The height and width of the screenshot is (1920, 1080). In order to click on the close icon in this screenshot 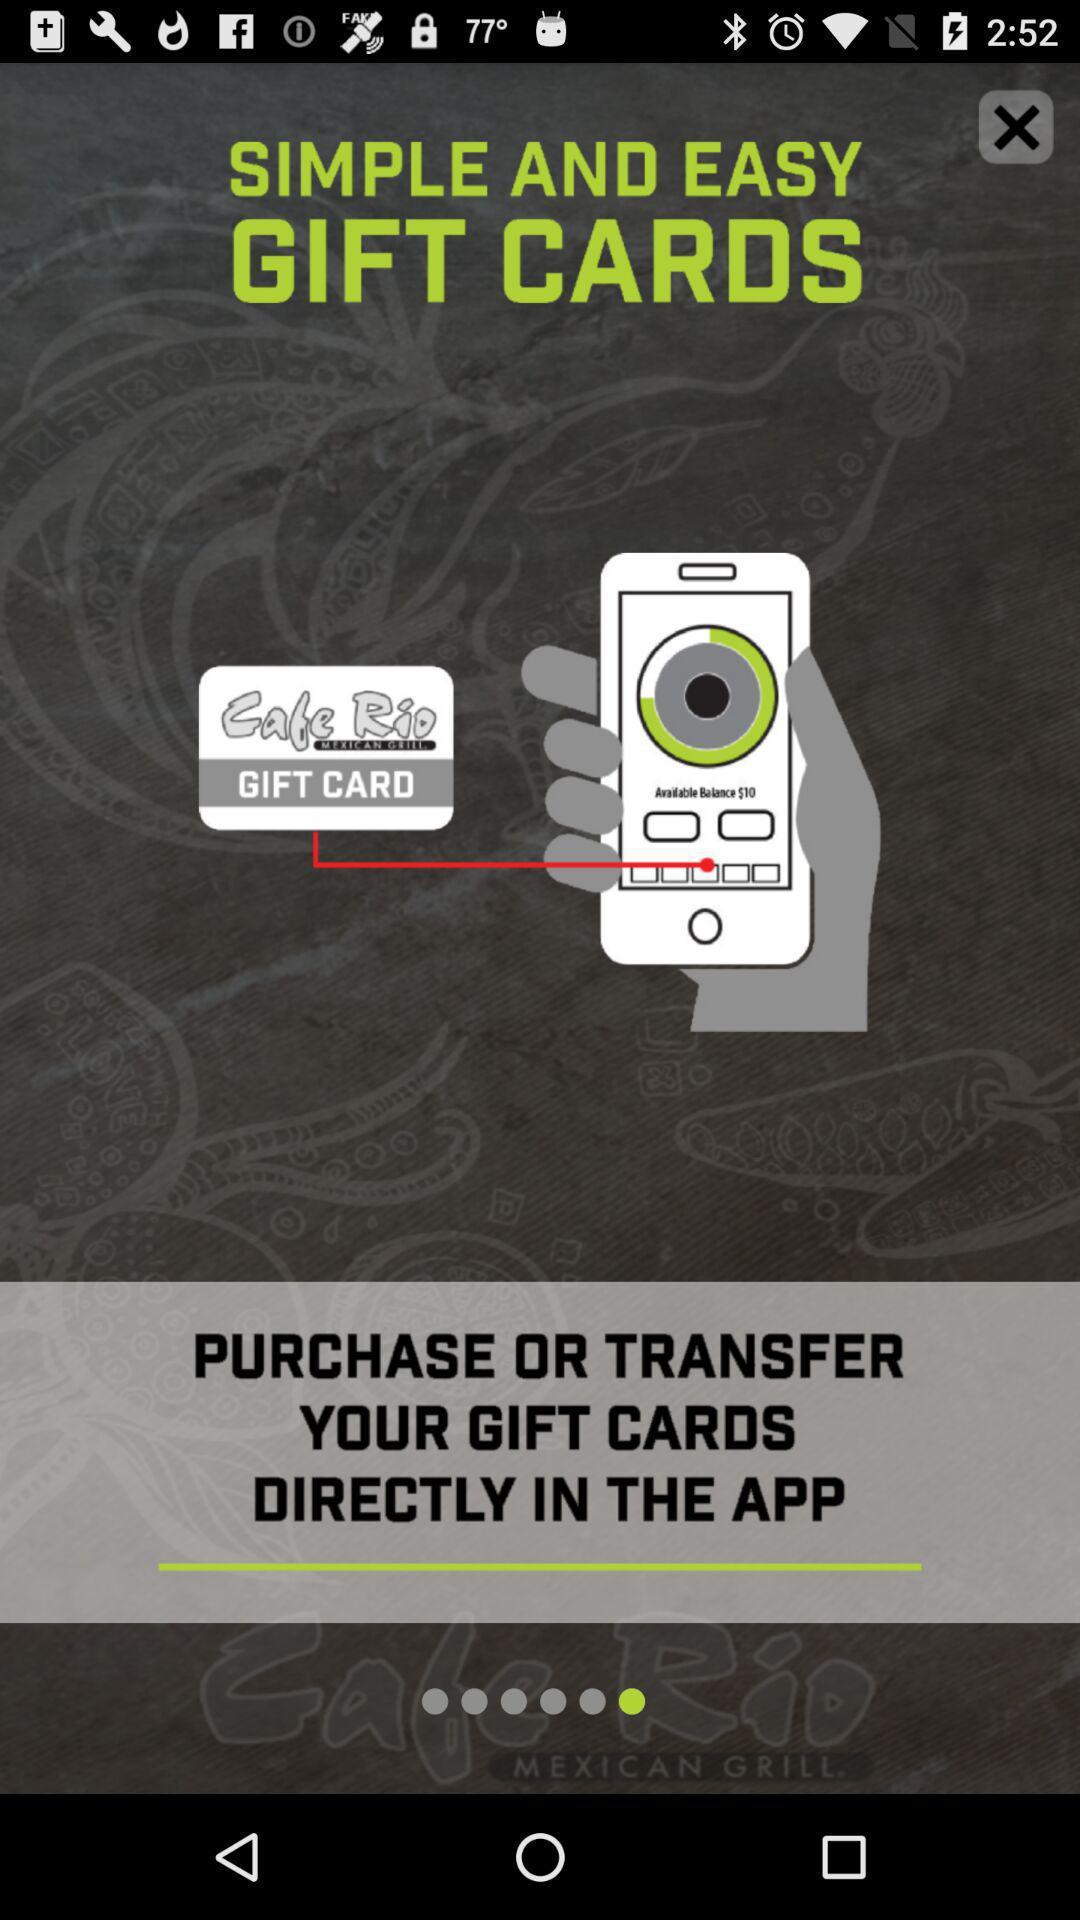, I will do `click(1016, 134)`.